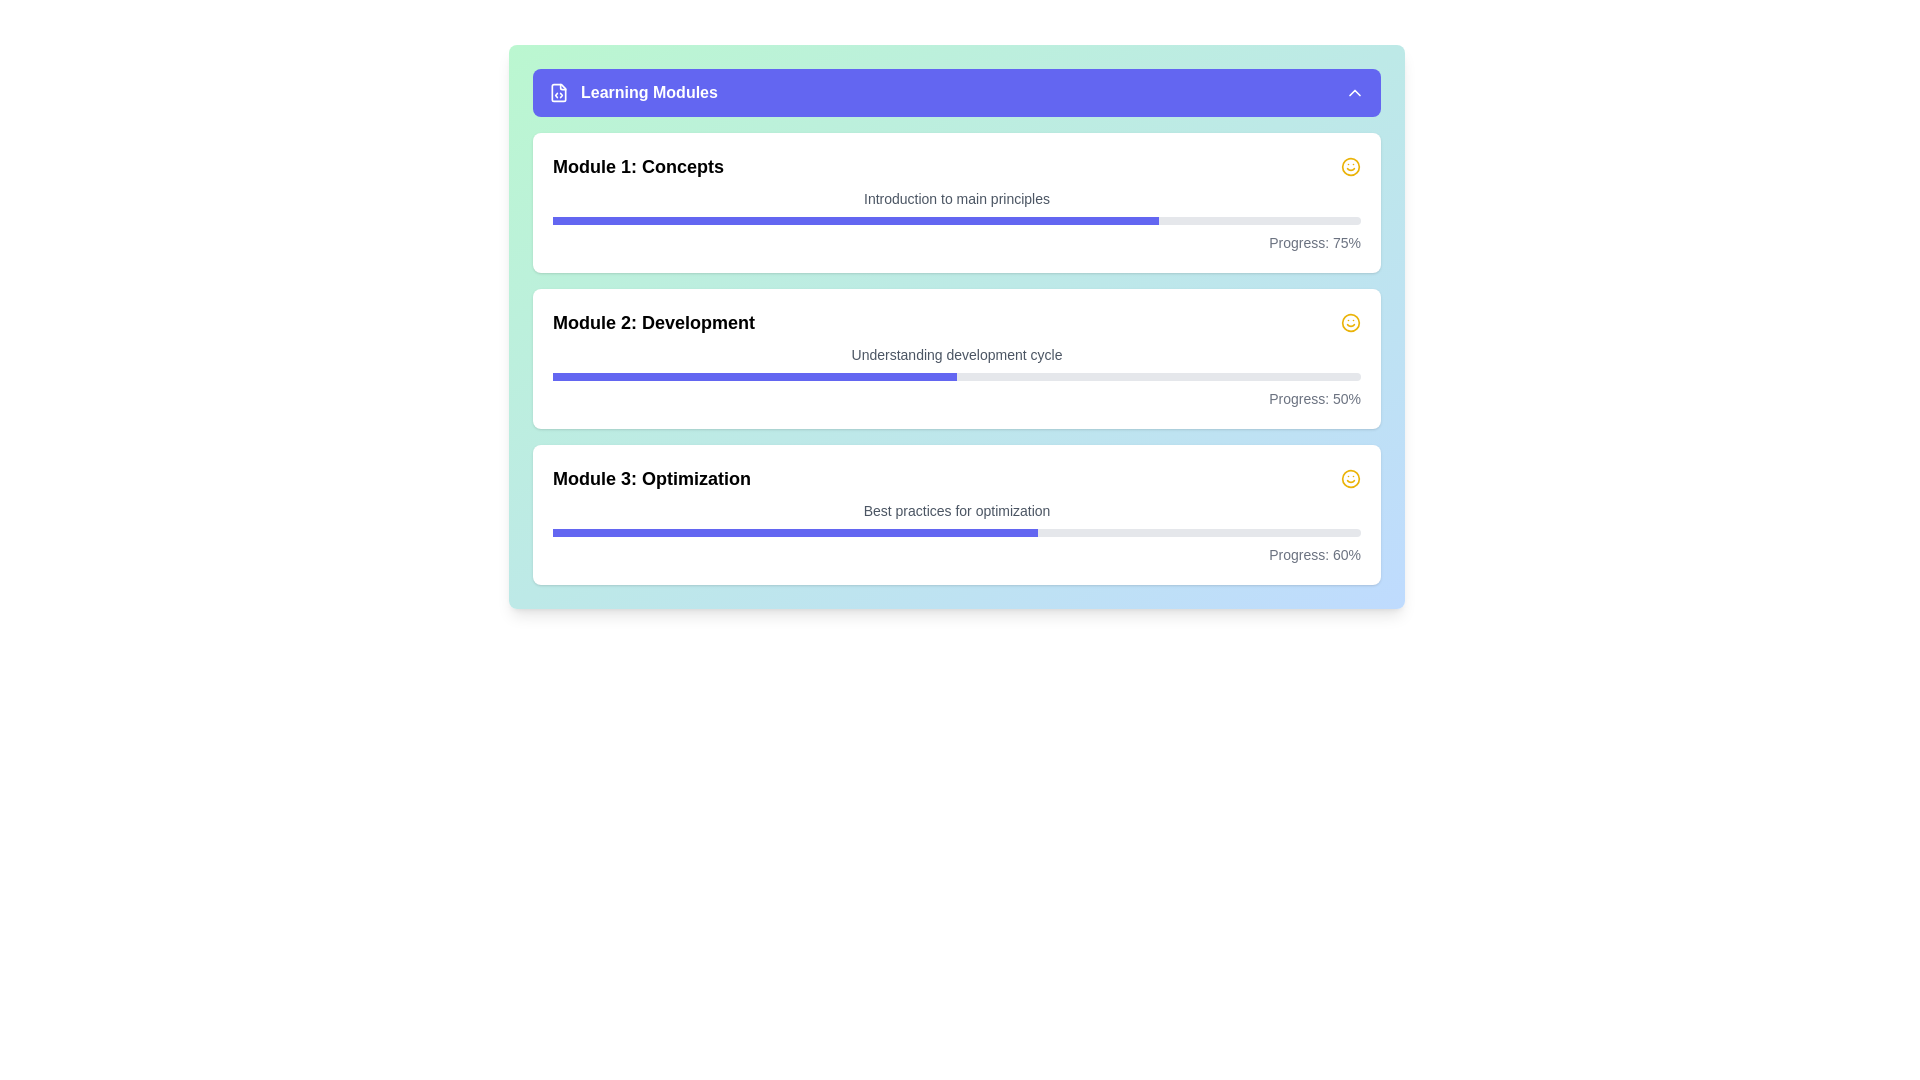  Describe the element at coordinates (632, 92) in the screenshot. I see `the Label with icon that serves as a header or title for the related content section, located in the top-left portion of a header section adjacent to a chevron-up icon` at that location.